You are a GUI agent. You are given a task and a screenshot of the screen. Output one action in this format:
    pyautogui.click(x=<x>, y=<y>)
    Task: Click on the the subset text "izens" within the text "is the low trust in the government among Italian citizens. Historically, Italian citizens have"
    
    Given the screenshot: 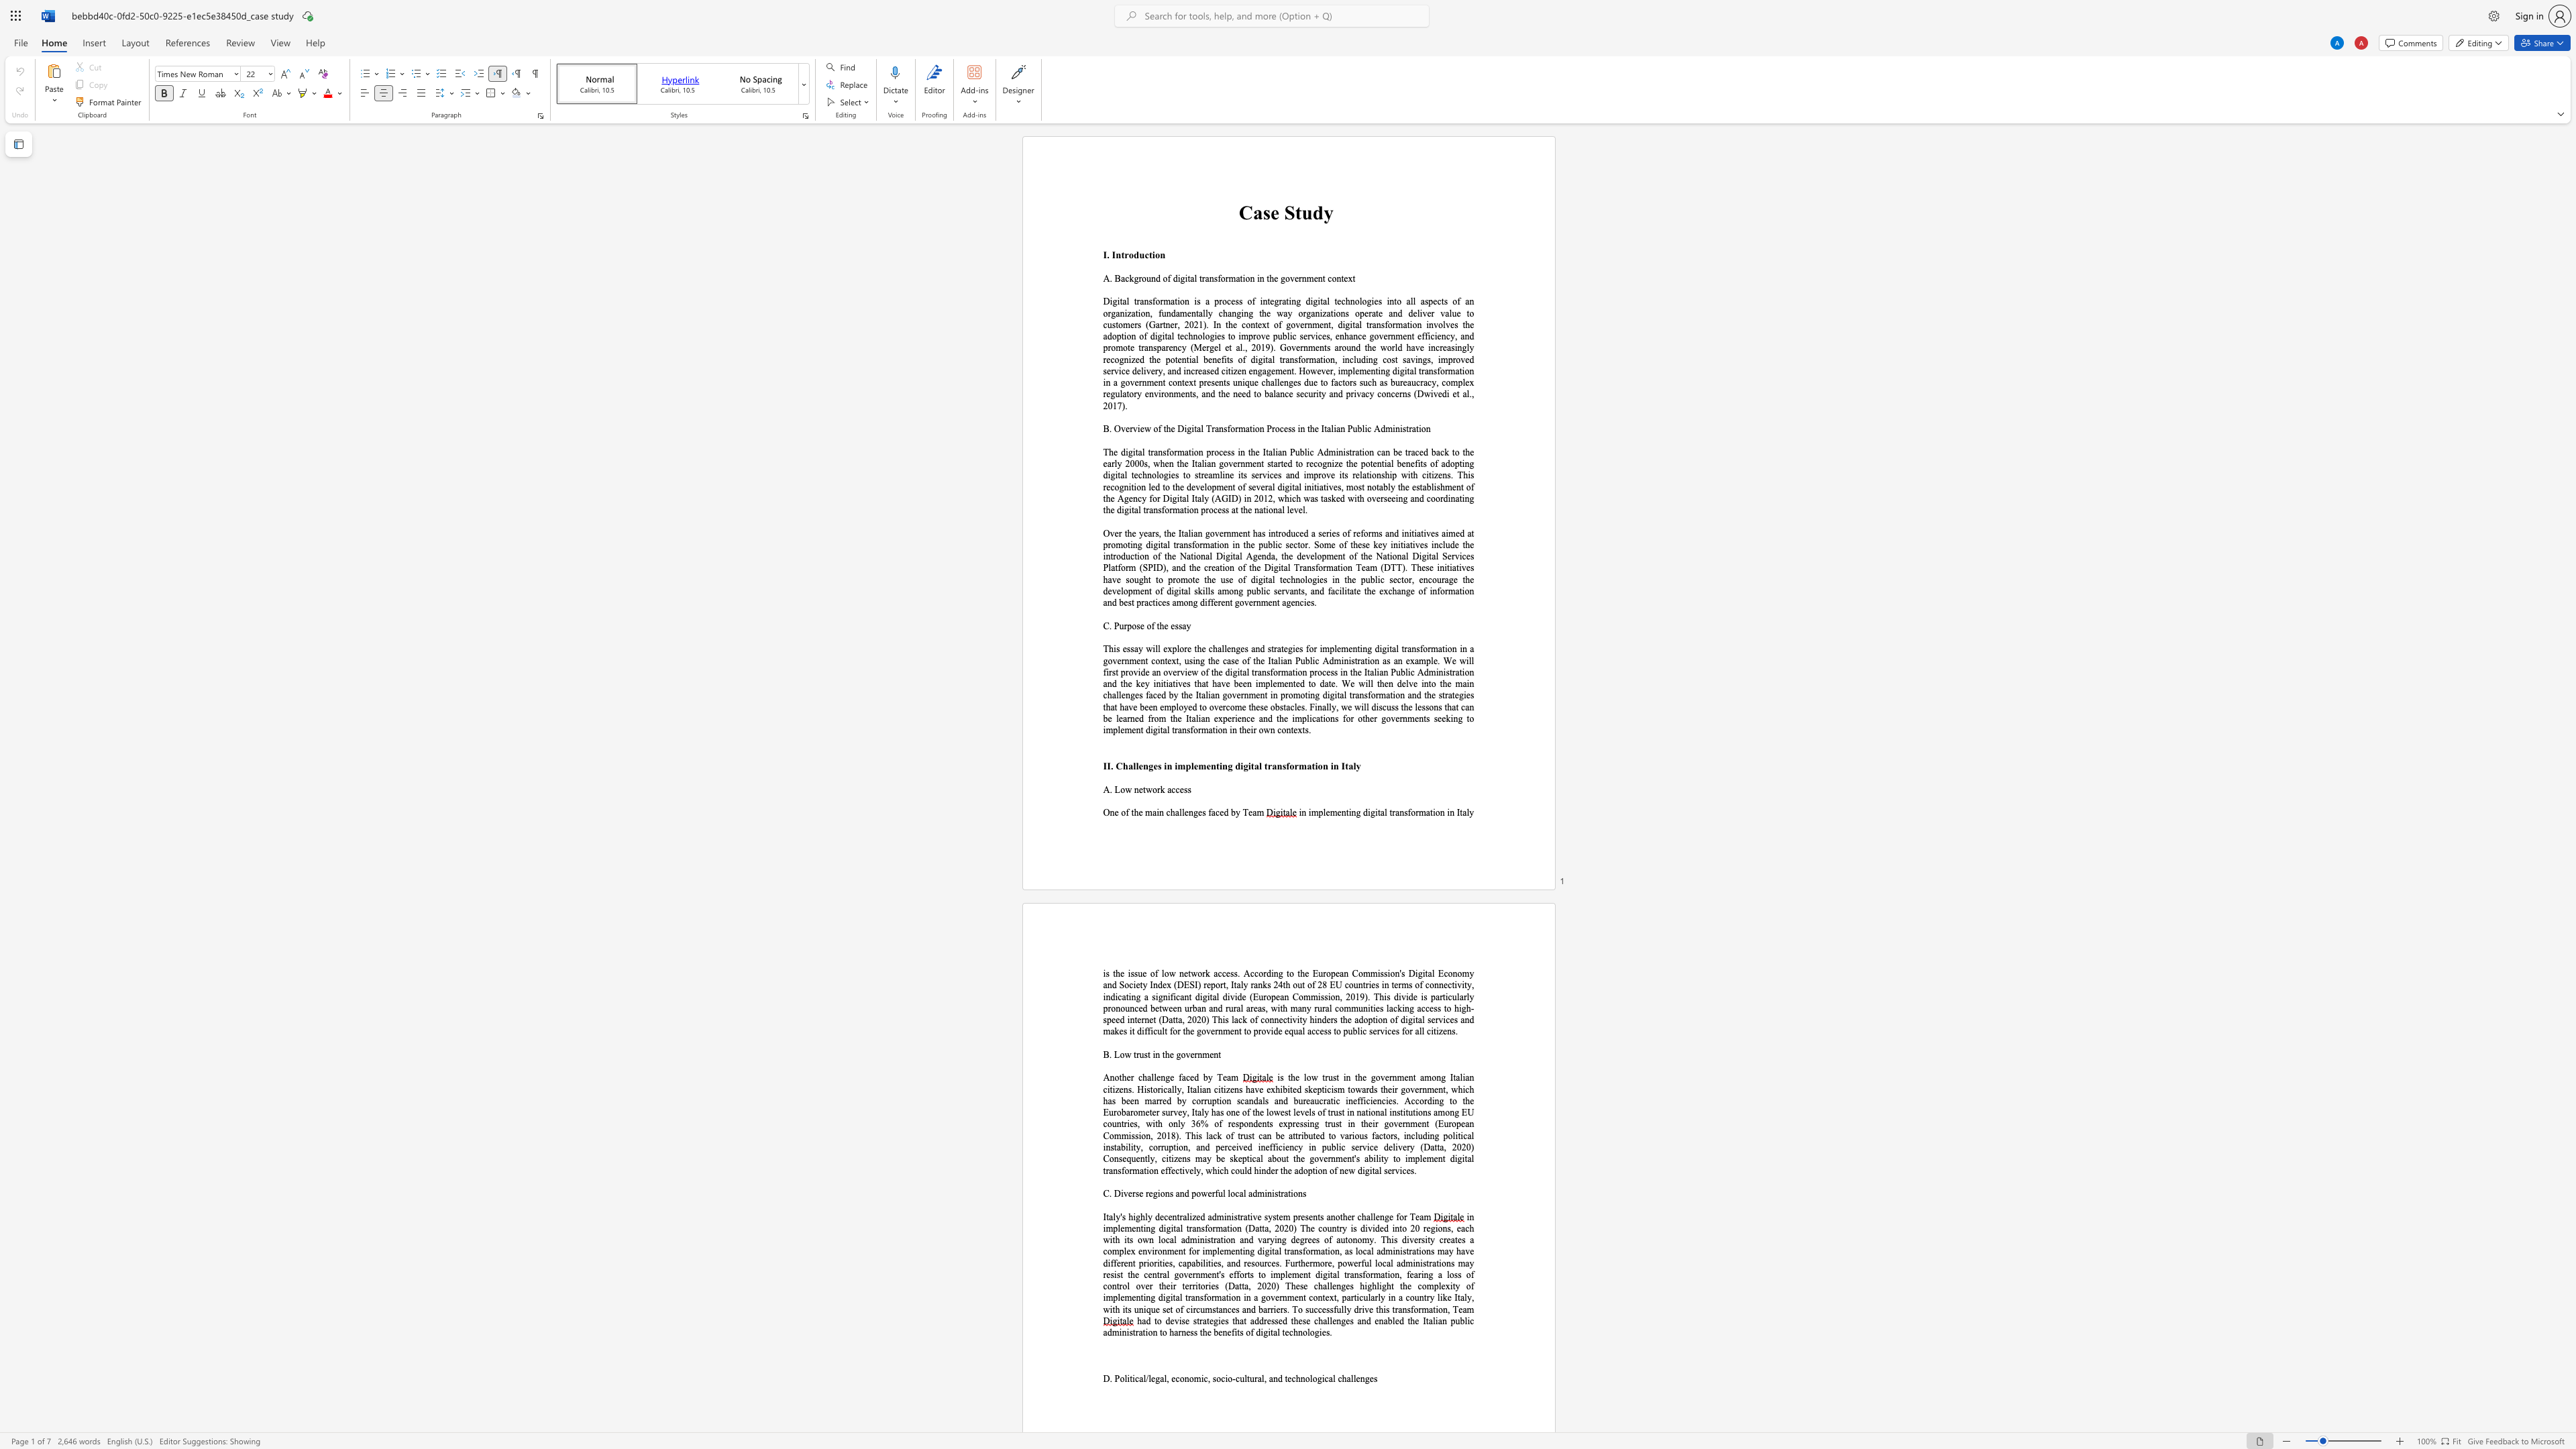 What is the action you would take?
    pyautogui.click(x=1223, y=1088)
    